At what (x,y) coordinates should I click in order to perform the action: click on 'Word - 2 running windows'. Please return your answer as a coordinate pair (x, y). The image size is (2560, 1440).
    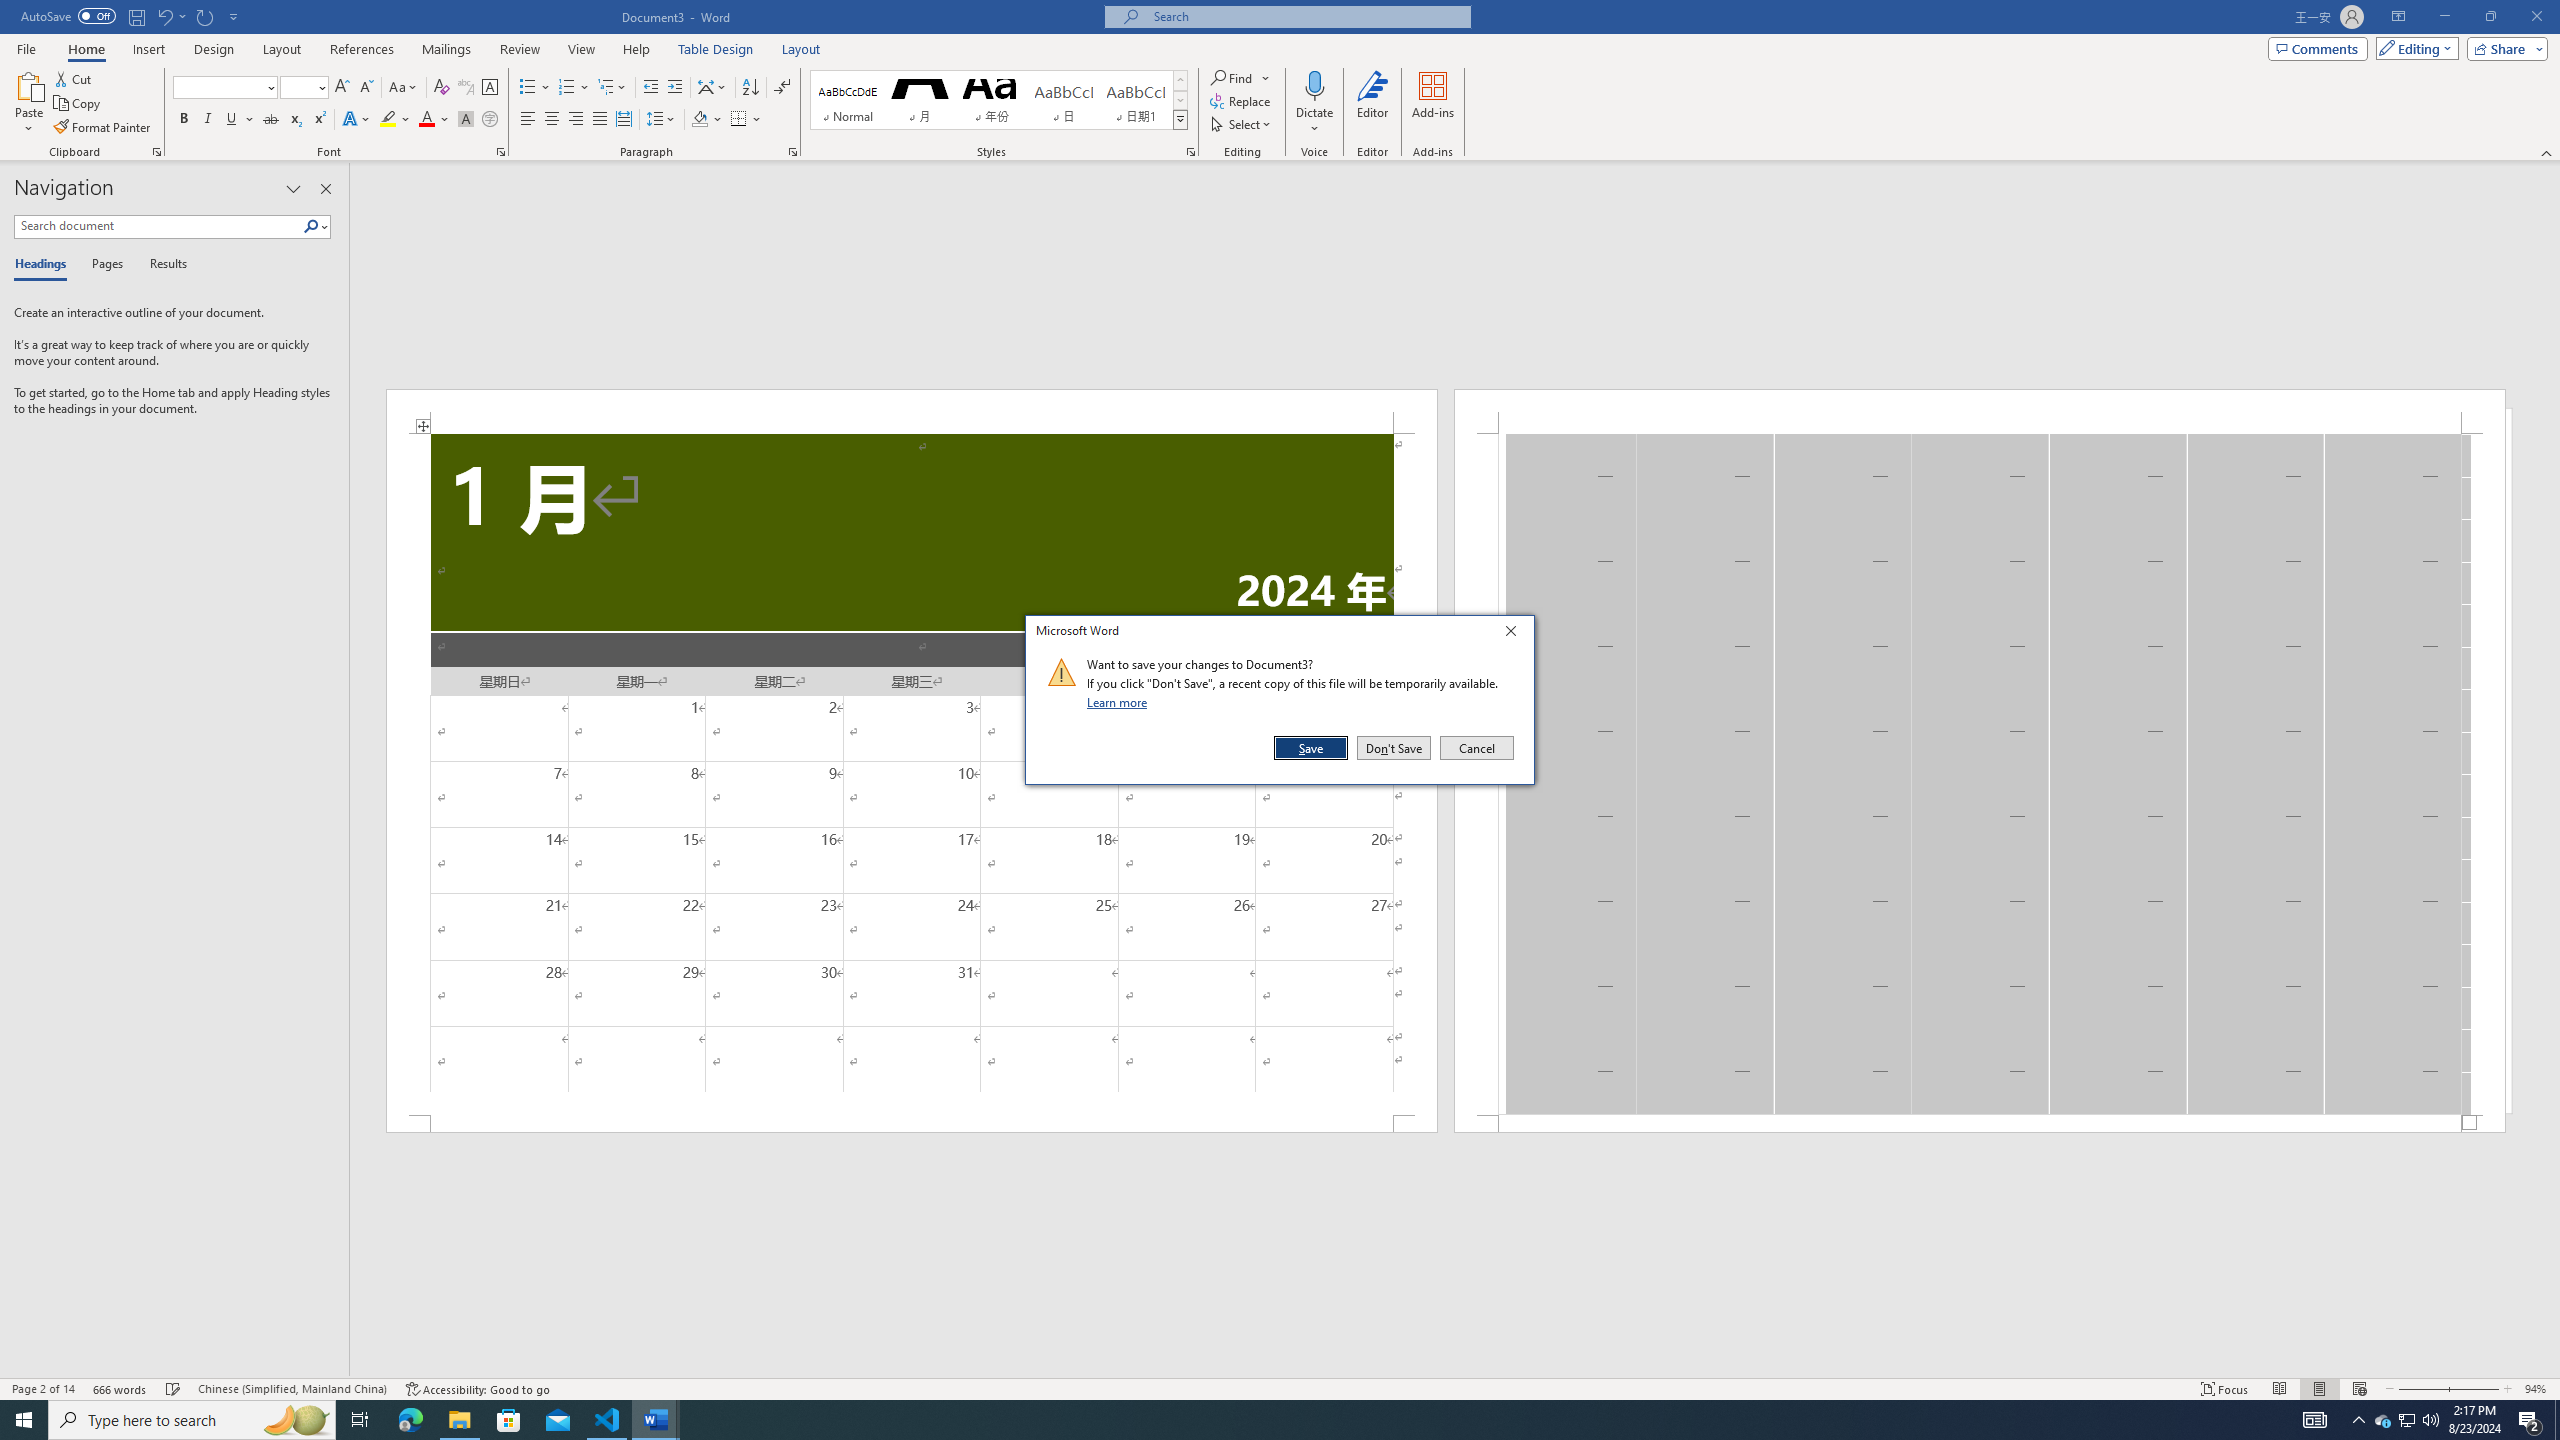
    Looking at the image, I should click on (656, 1418).